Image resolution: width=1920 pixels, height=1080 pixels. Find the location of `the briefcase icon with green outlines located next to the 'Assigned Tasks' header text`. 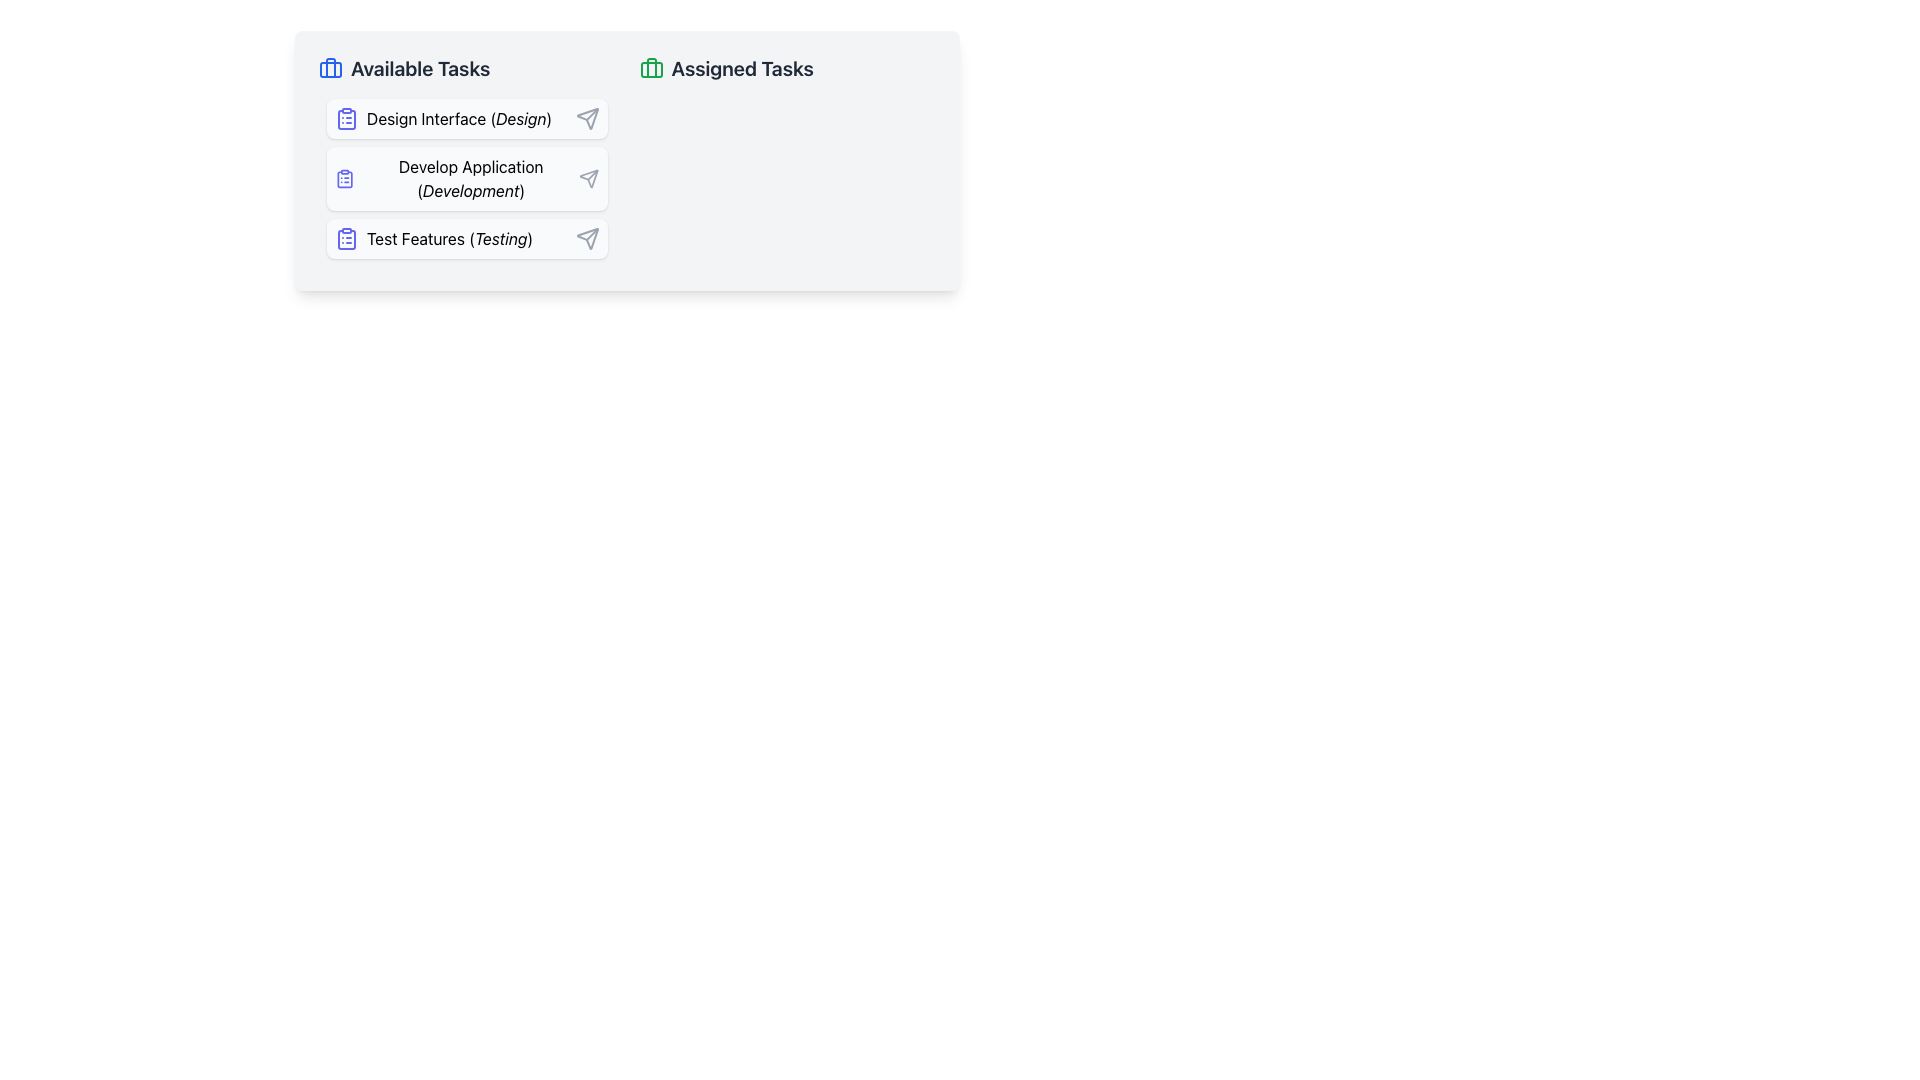

the briefcase icon with green outlines located next to the 'Assigned Tasks' header text is located at coordinates (651, 68).